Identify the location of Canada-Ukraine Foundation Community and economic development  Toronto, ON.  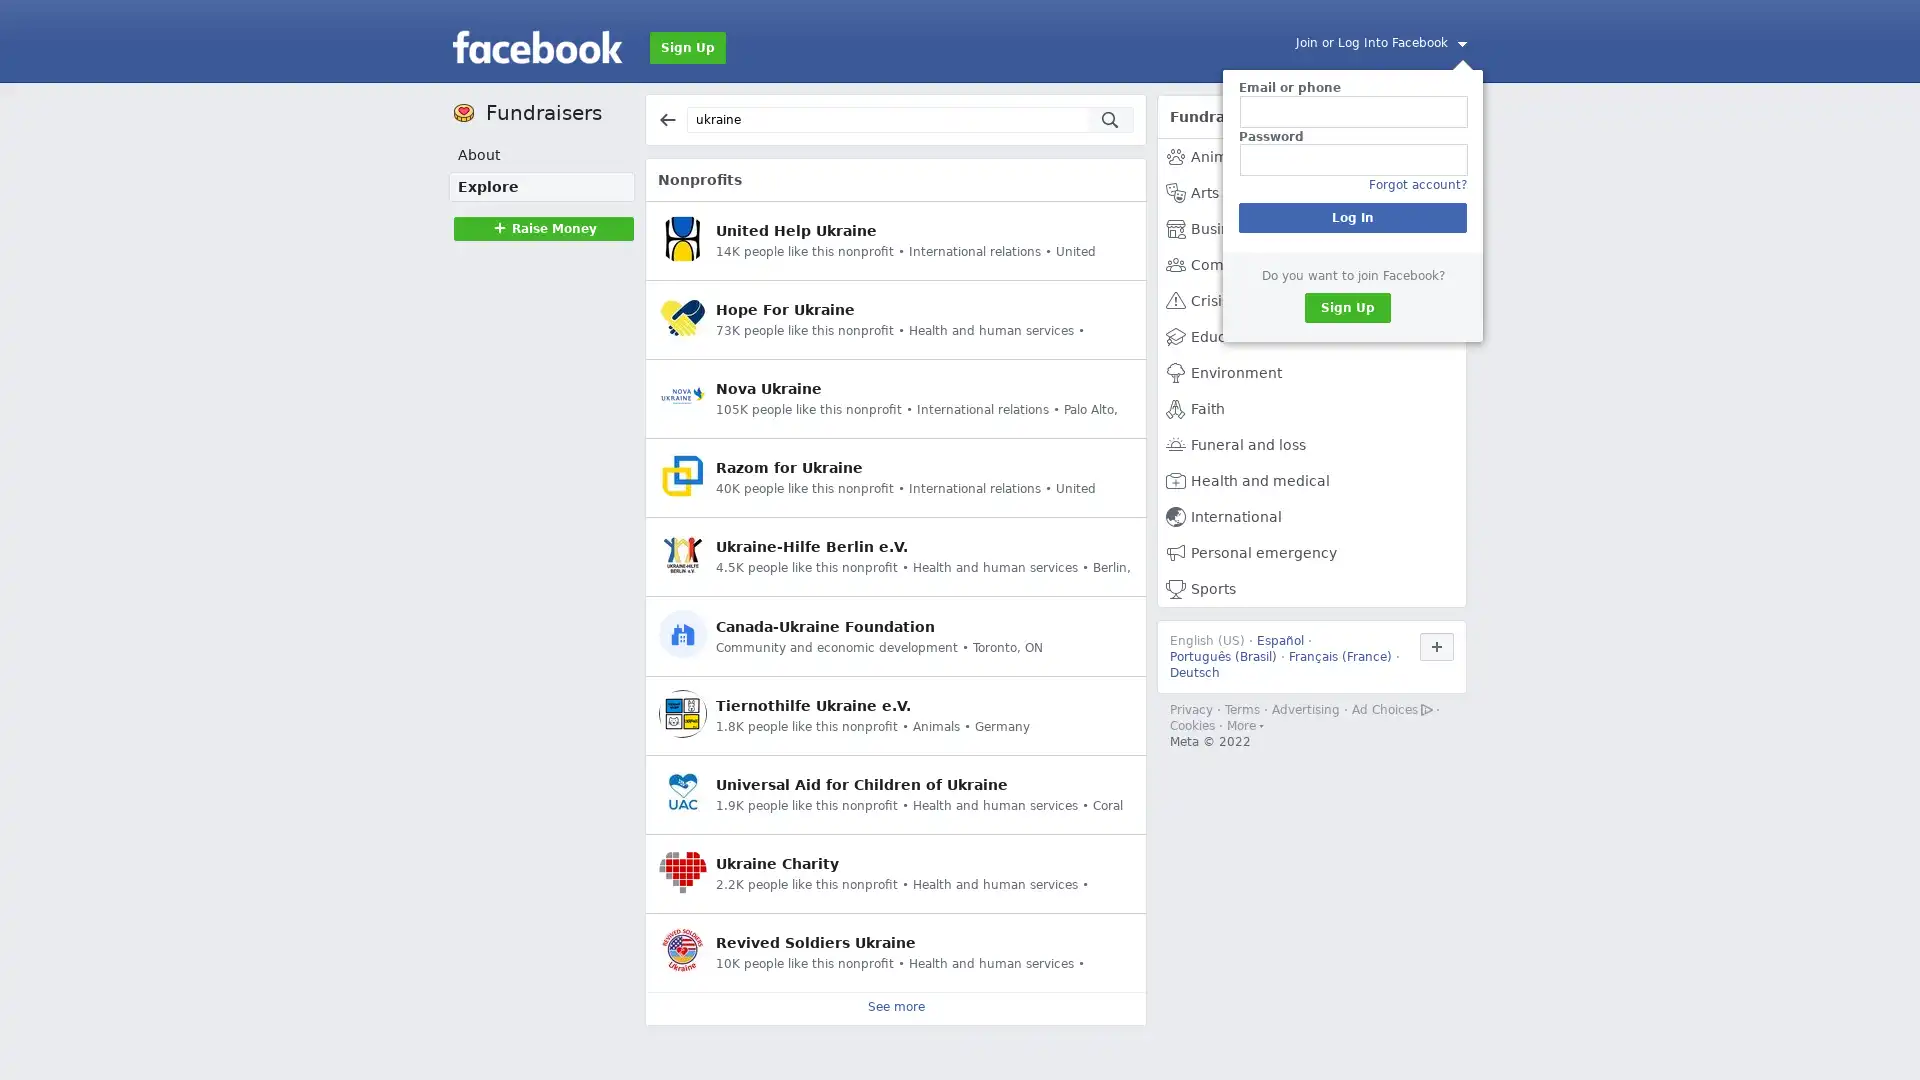
(895, 636).